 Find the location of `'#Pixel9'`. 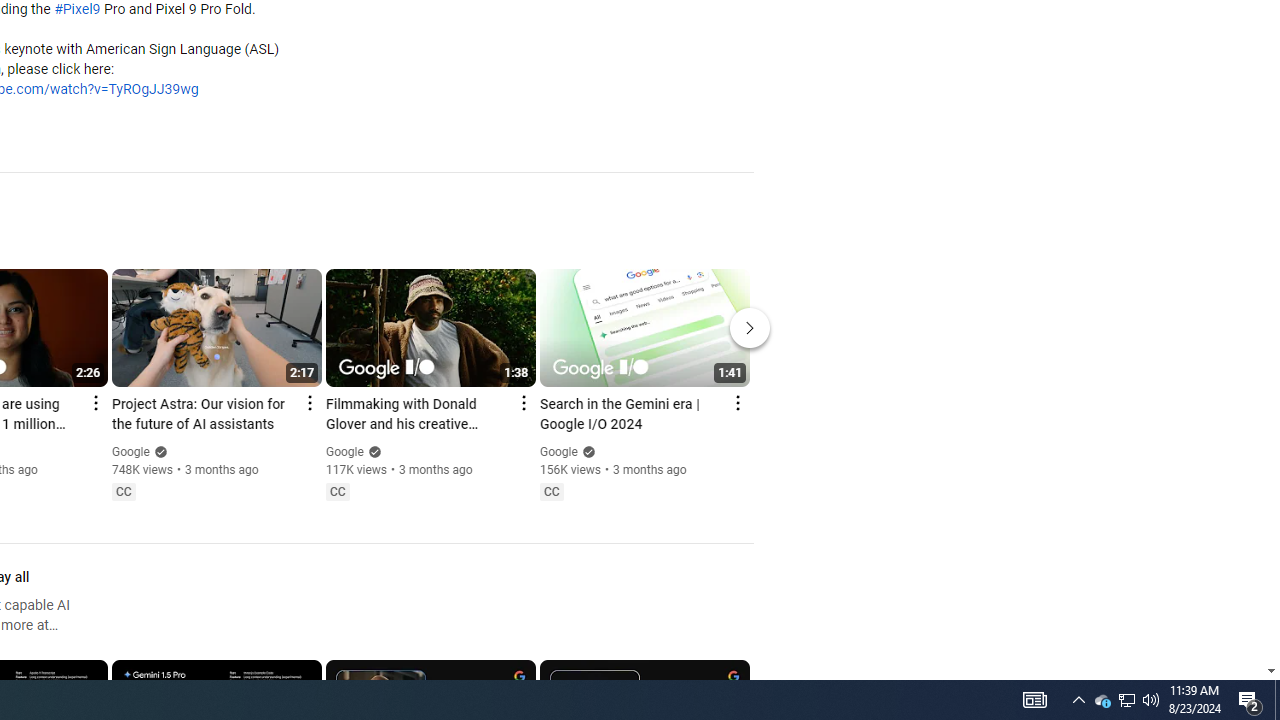

'#Pixel9' is located at coordinates (77, 10).